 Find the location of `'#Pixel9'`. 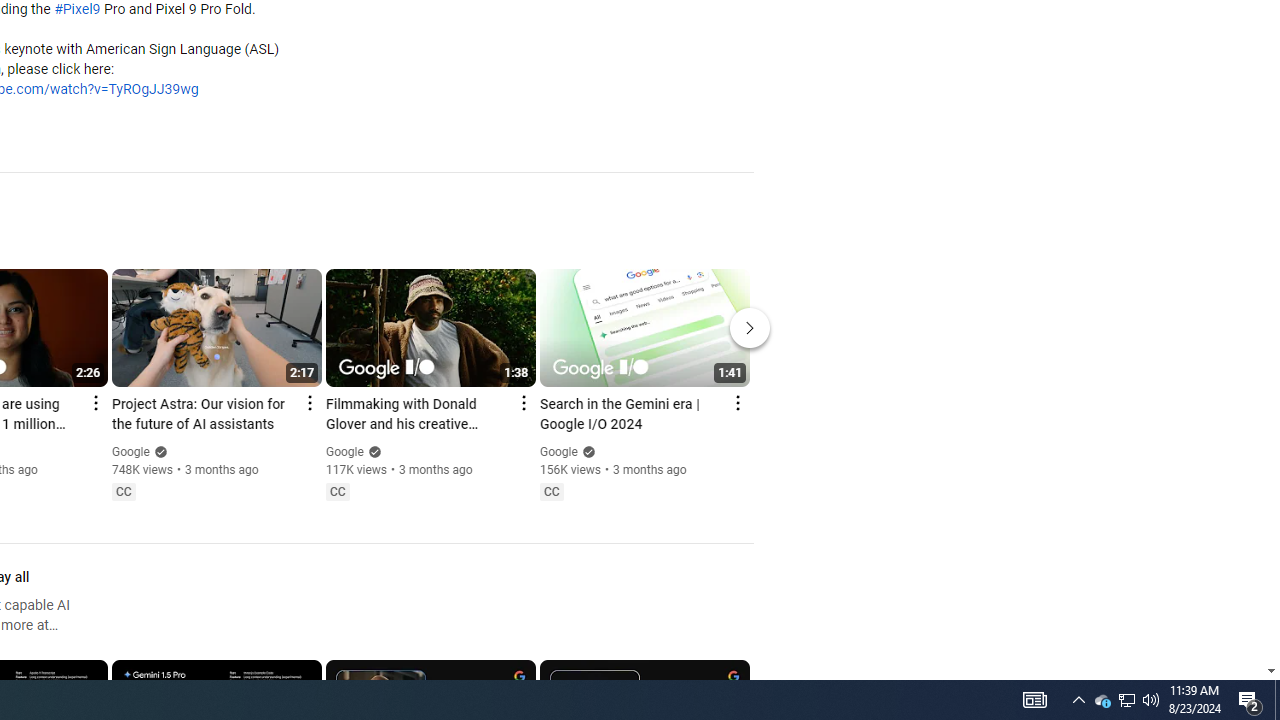

'#Pixel9' is located at coordinates (77, 10).